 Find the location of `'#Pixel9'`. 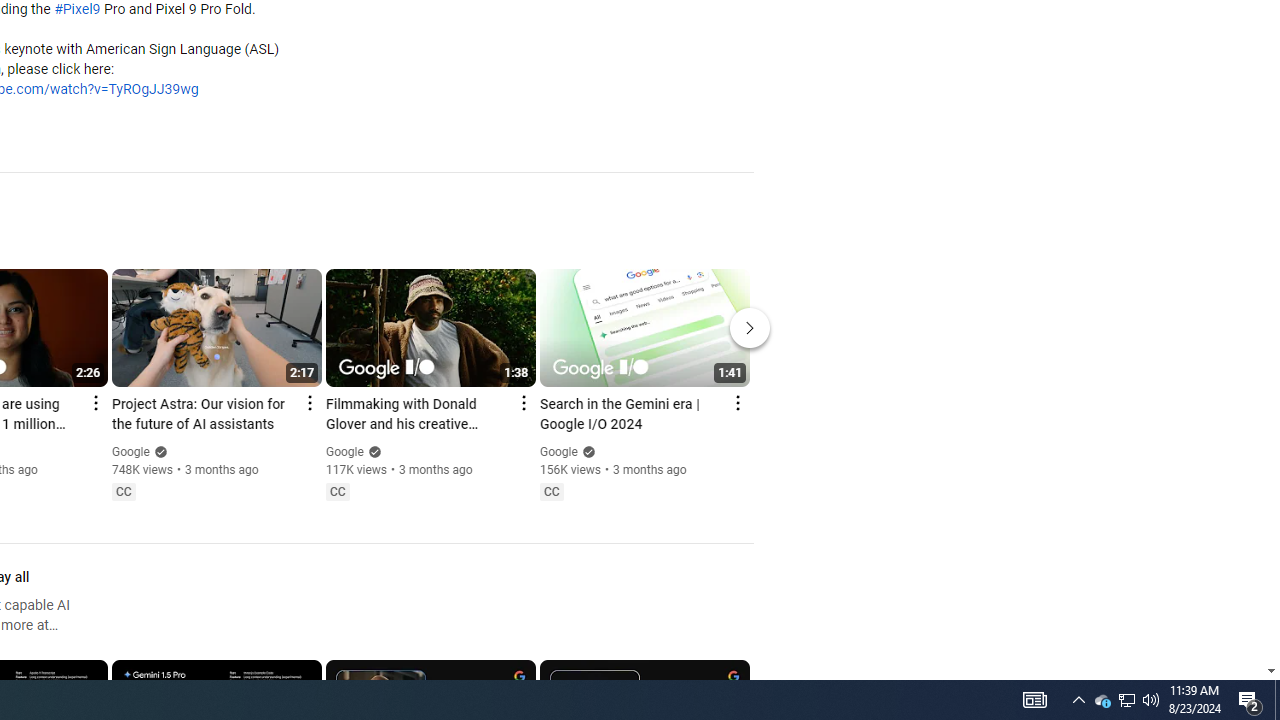

'#Pixel9' is located at coordinates (77, 10).